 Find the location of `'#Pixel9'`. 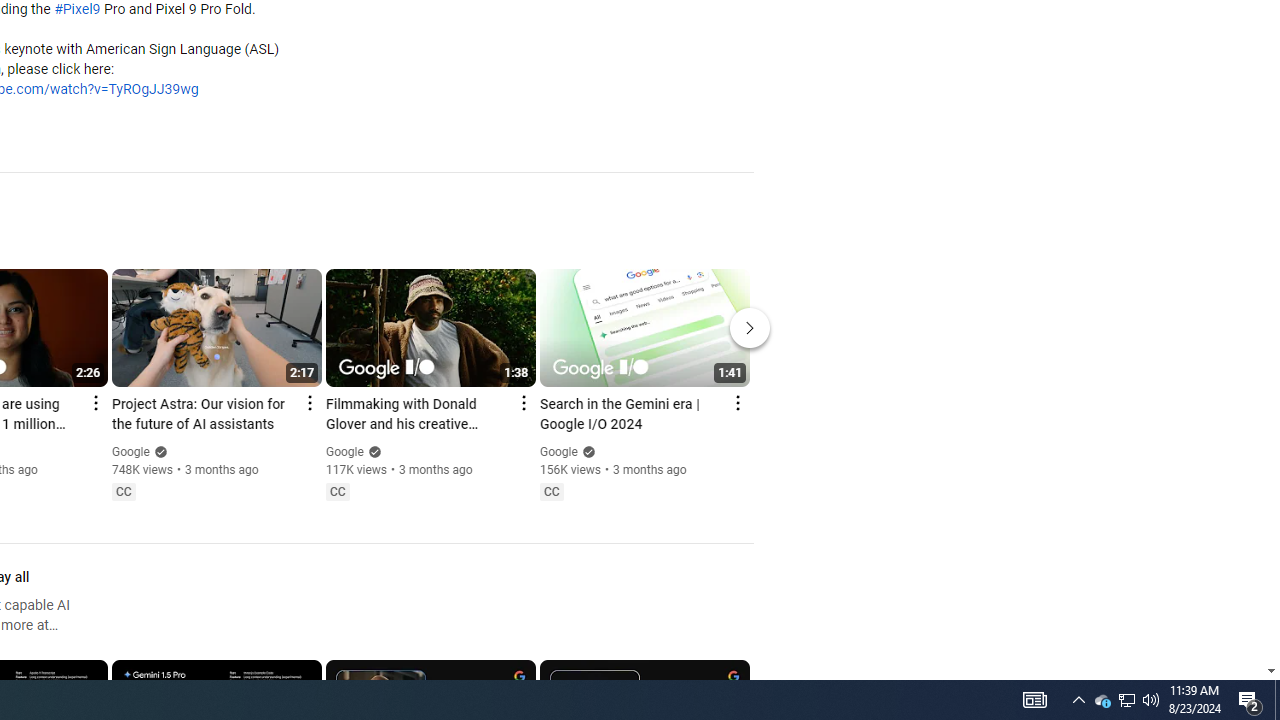

'#Pixel9' is located at coordinates (77, 10).